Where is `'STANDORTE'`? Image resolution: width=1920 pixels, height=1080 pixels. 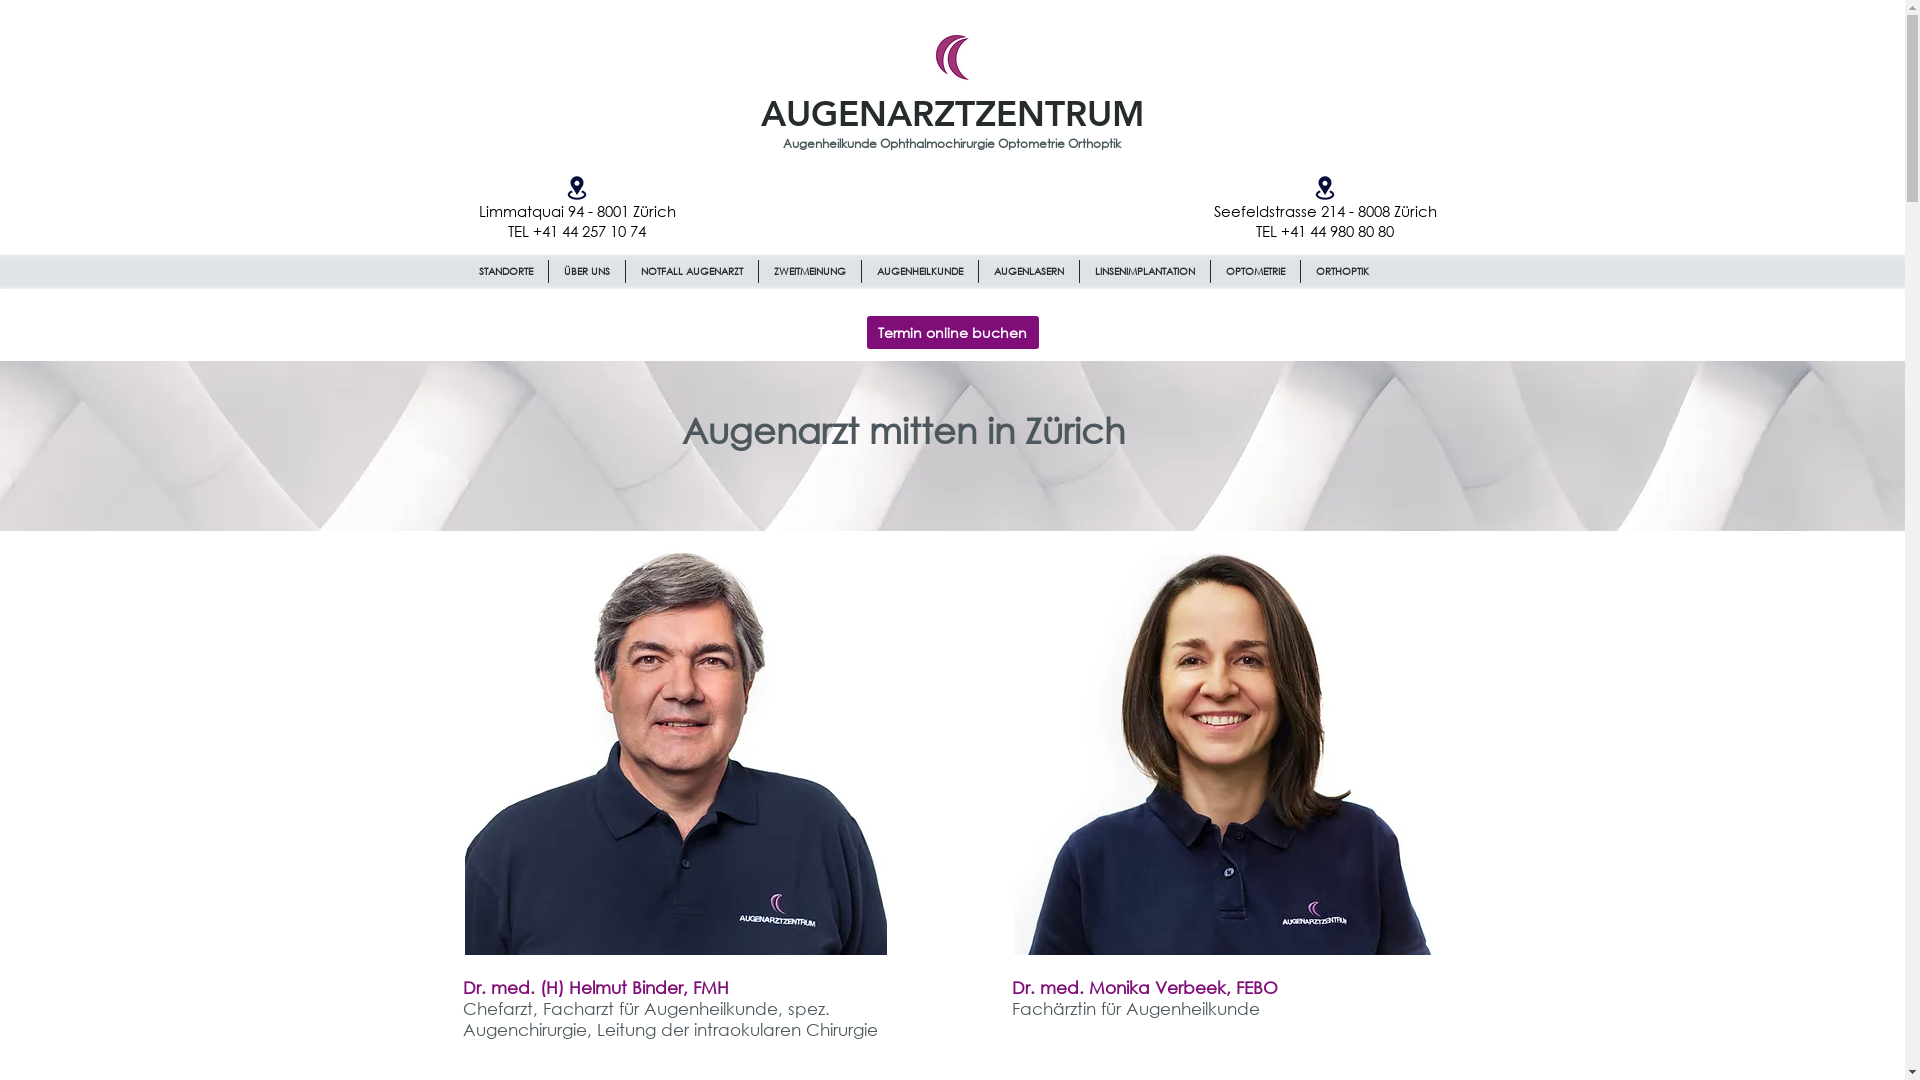 'STANDORTE' is located at coordinates (505, 271).